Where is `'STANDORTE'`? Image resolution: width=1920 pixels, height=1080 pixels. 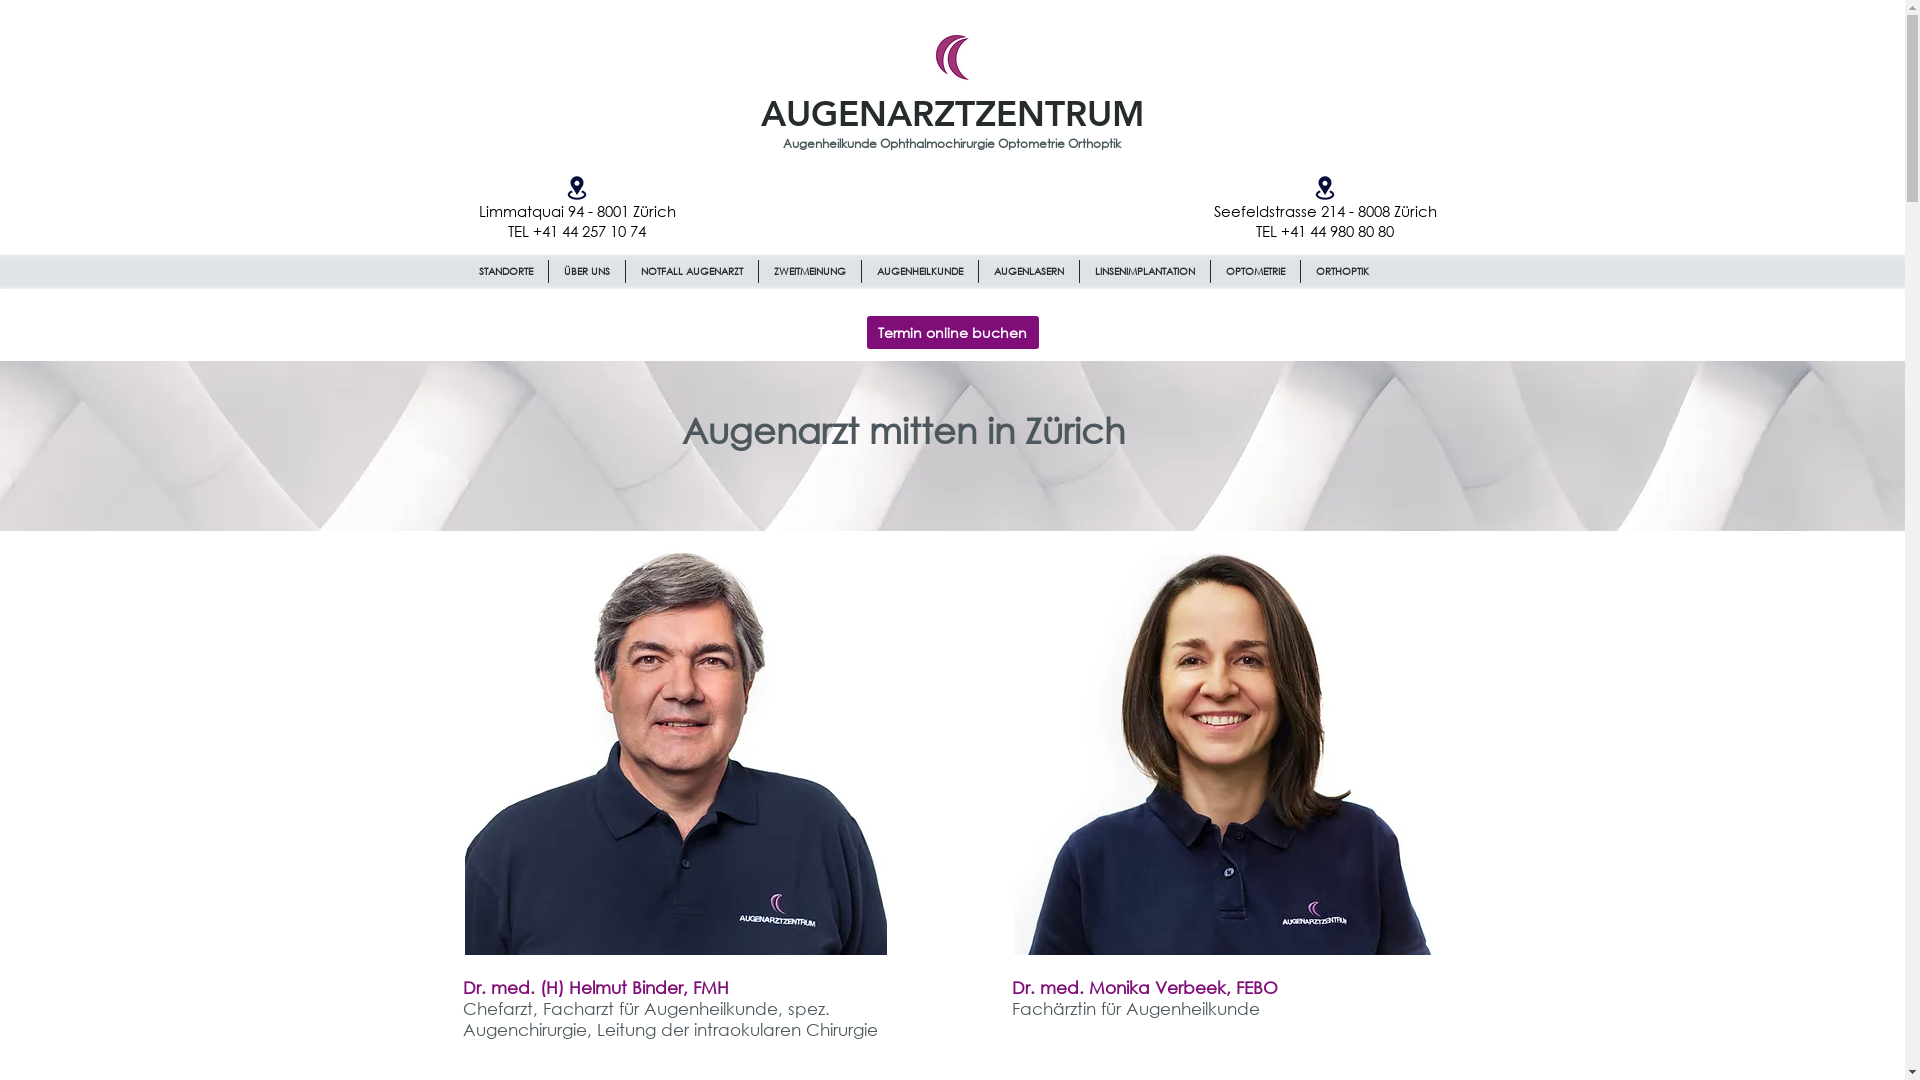 'STANDORTE' is located at coordinates (505, 271).